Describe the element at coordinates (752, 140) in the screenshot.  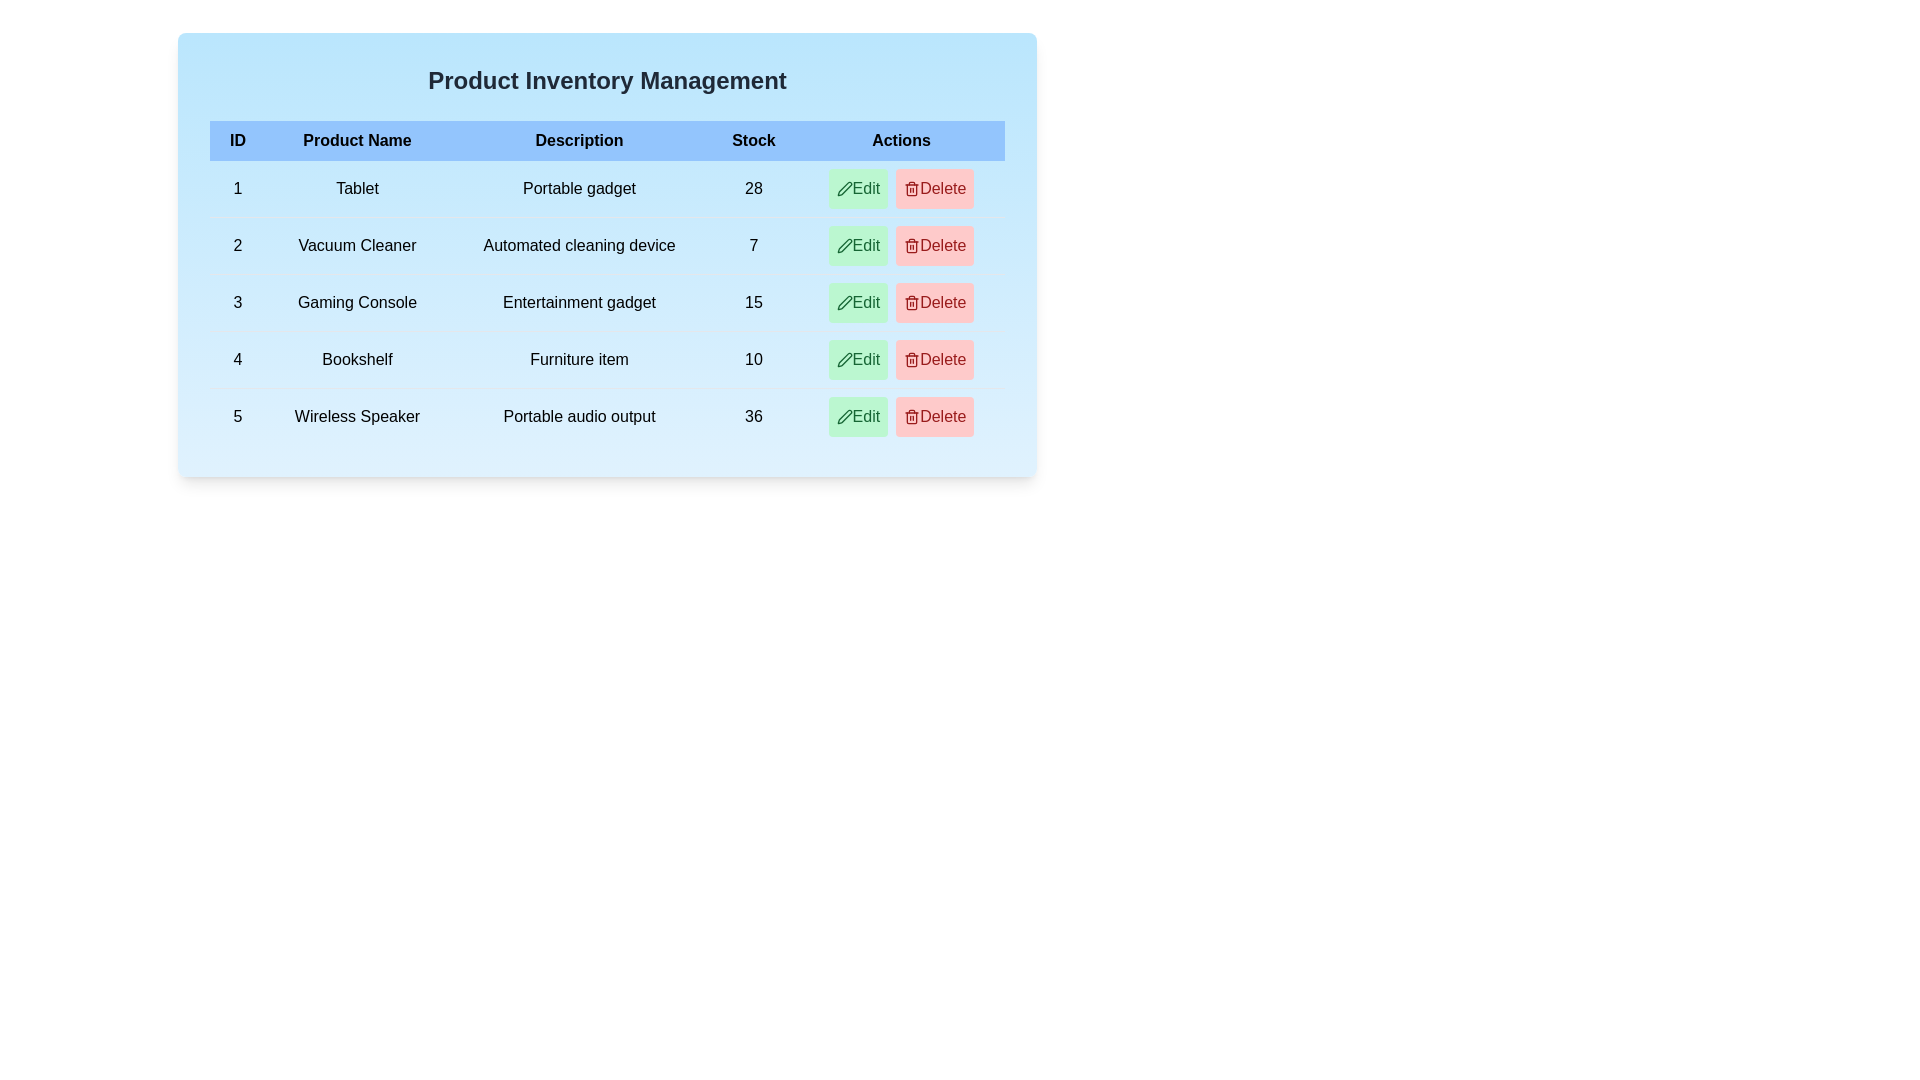
I see `the table header cell labeled 'Stock', which is the fourth column header styled with padding and a light blue background` at that location.